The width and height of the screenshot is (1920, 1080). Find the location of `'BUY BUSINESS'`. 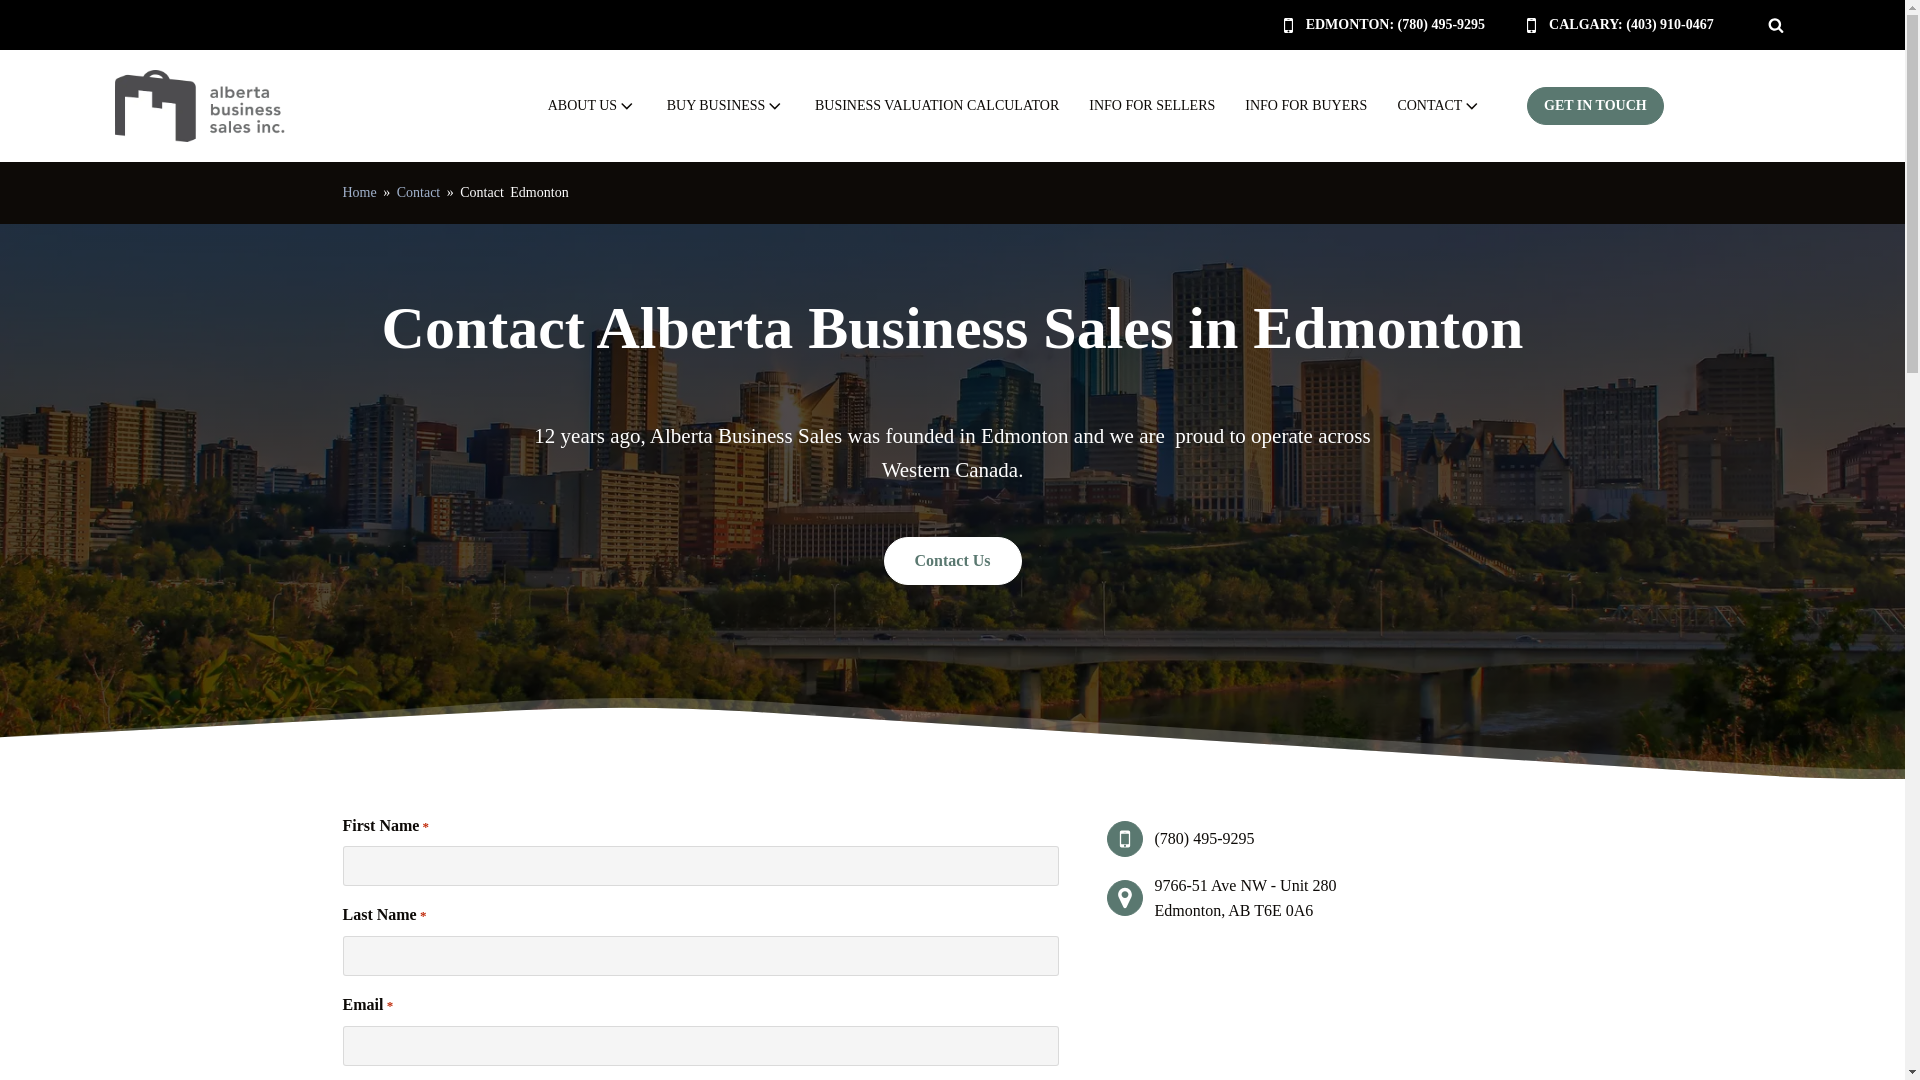

'BUY BUSINESS' is located at coordinates (724, 105).